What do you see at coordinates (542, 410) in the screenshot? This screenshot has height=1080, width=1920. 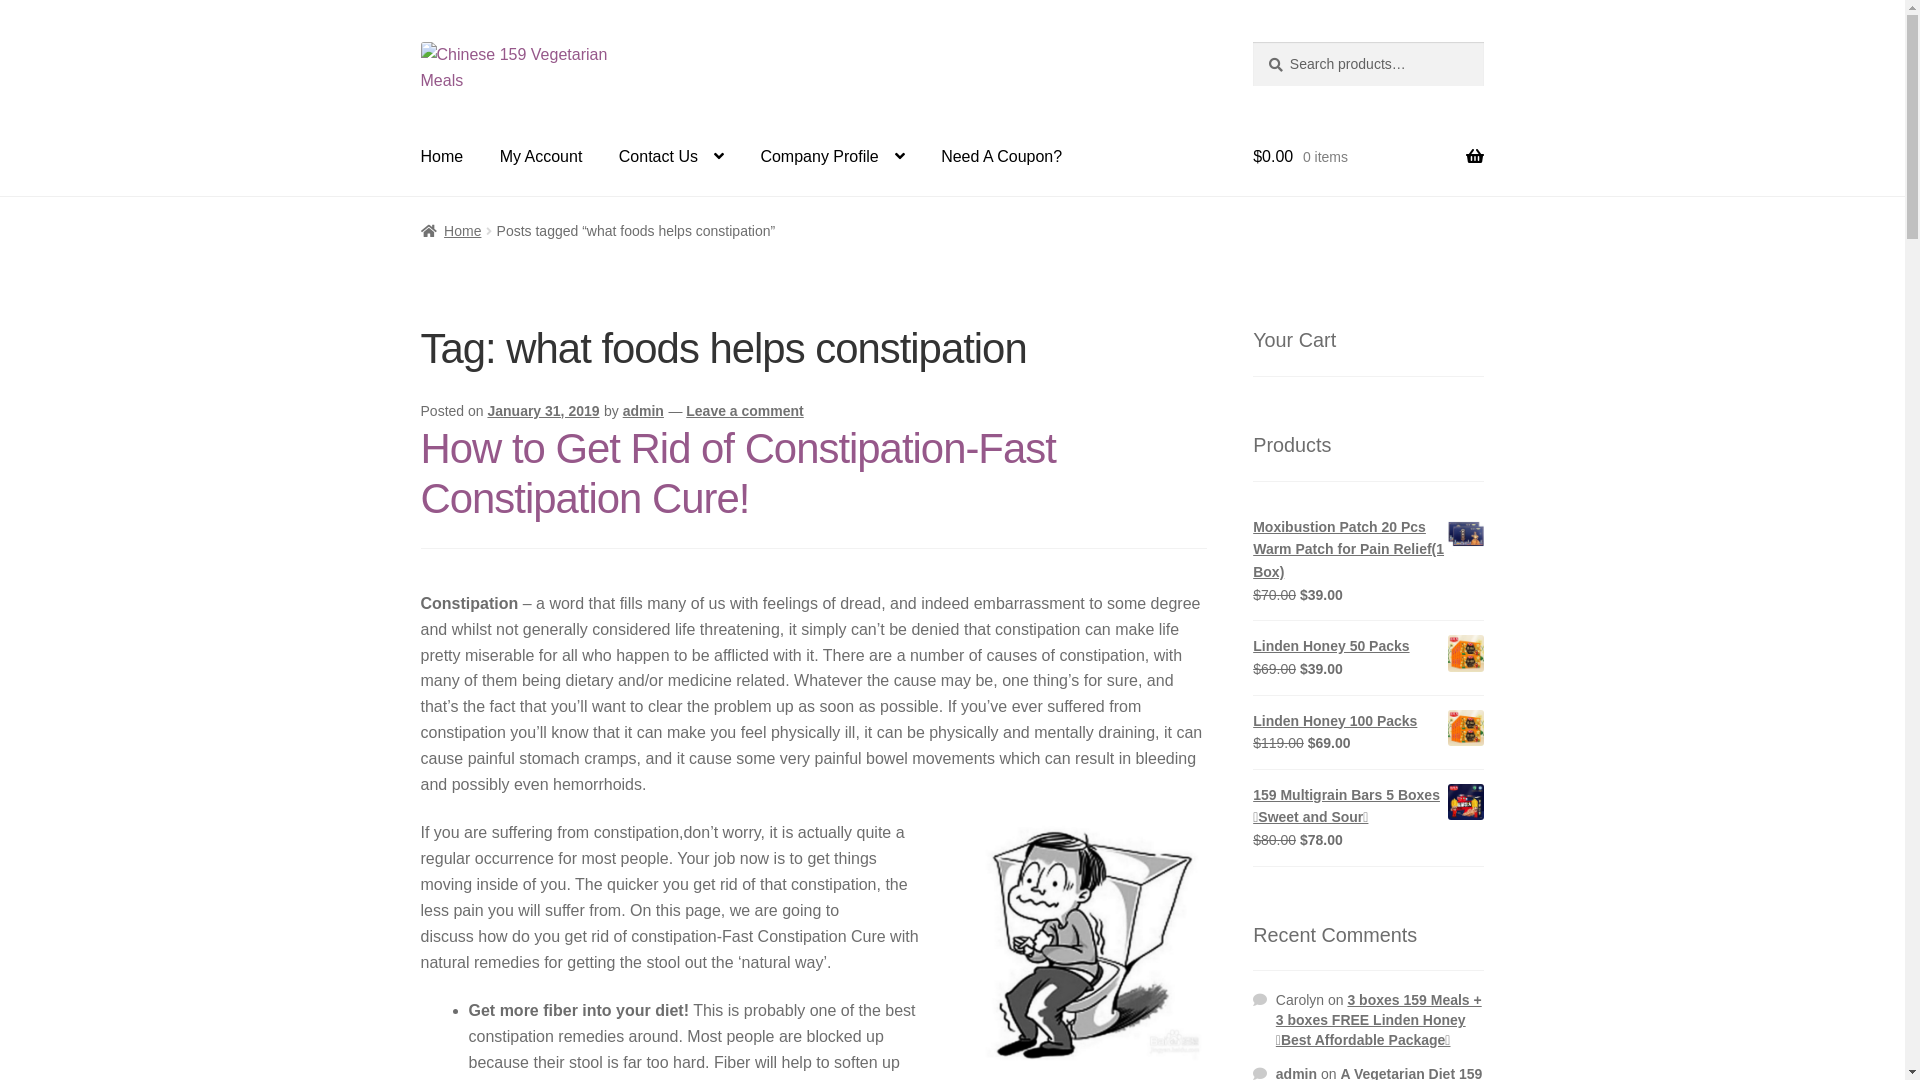 I see `'January 31, 2019'` at bounding box center [542, 410].